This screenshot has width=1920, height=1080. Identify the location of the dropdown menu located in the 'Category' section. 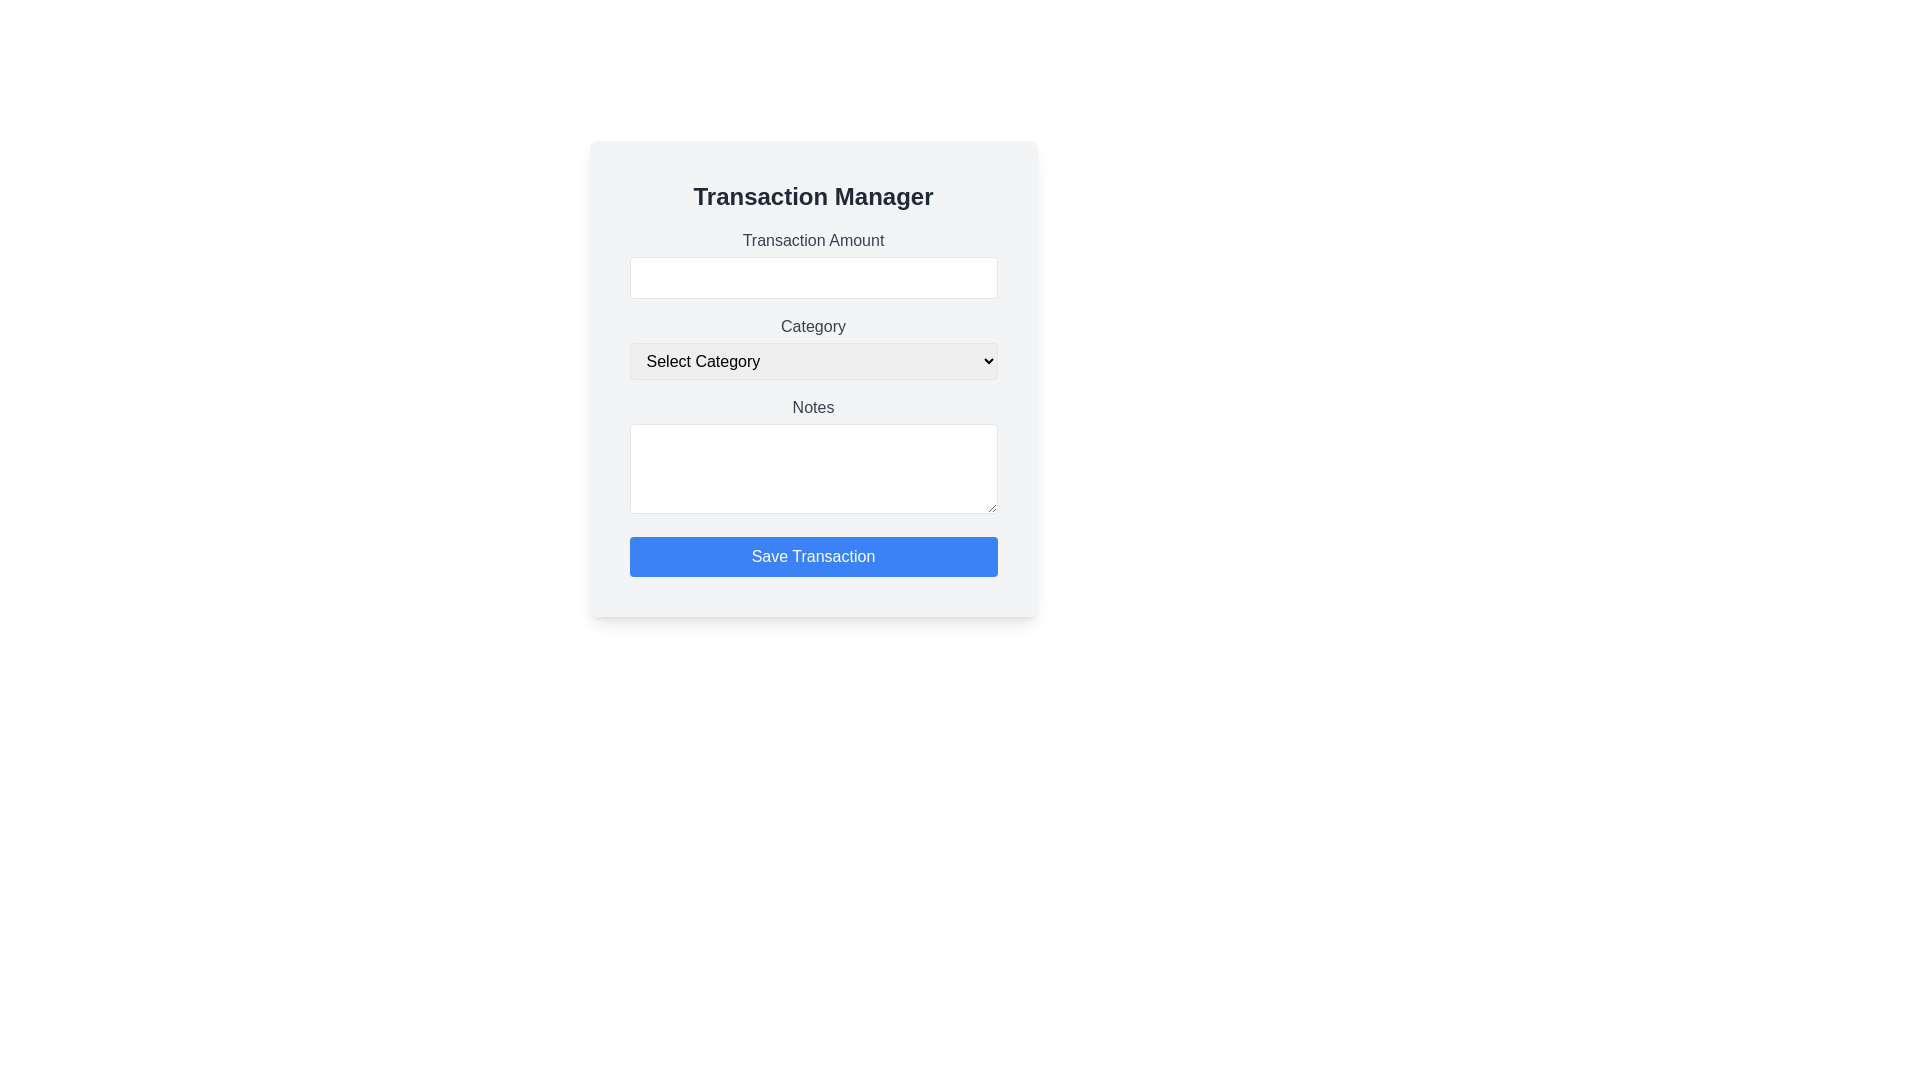
(813, 361).